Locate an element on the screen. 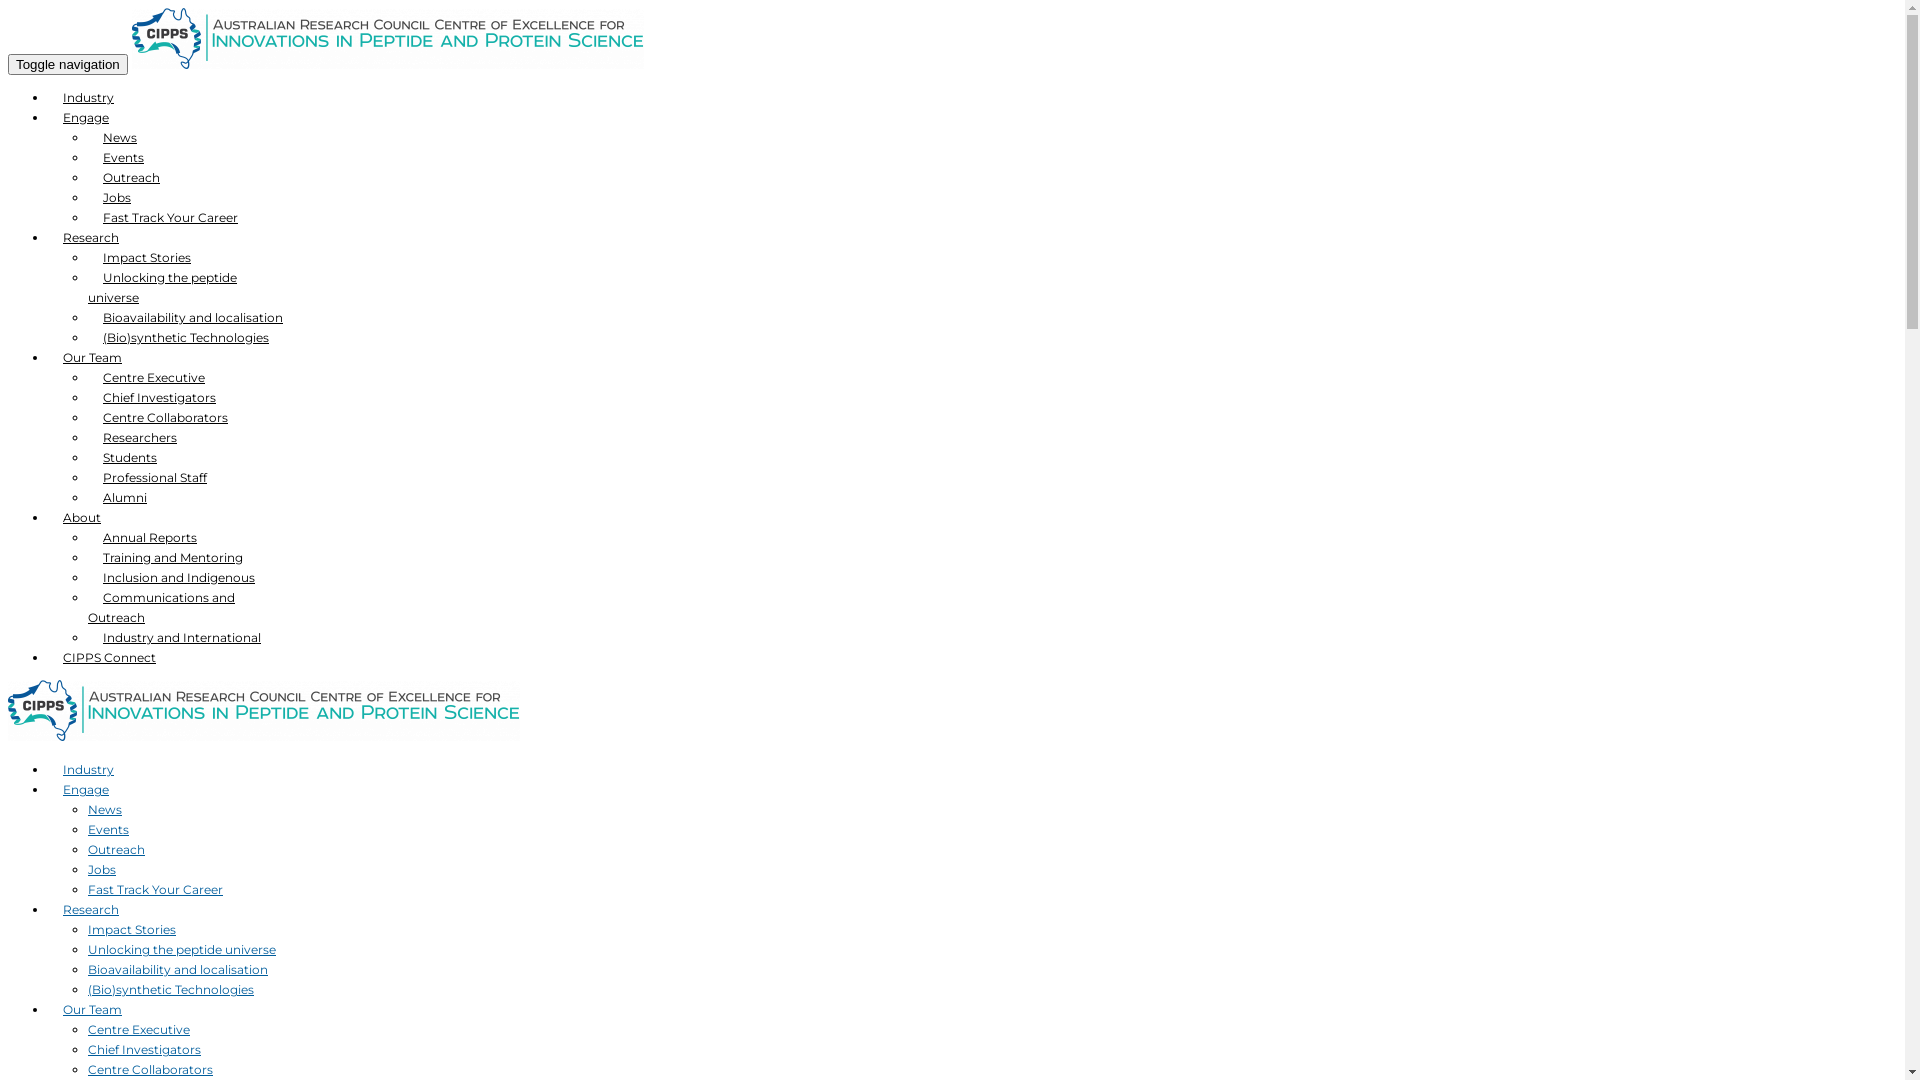 The width and height of the screenshot is (1920, 1080). 'Research' is located at coordinates (48, 236).